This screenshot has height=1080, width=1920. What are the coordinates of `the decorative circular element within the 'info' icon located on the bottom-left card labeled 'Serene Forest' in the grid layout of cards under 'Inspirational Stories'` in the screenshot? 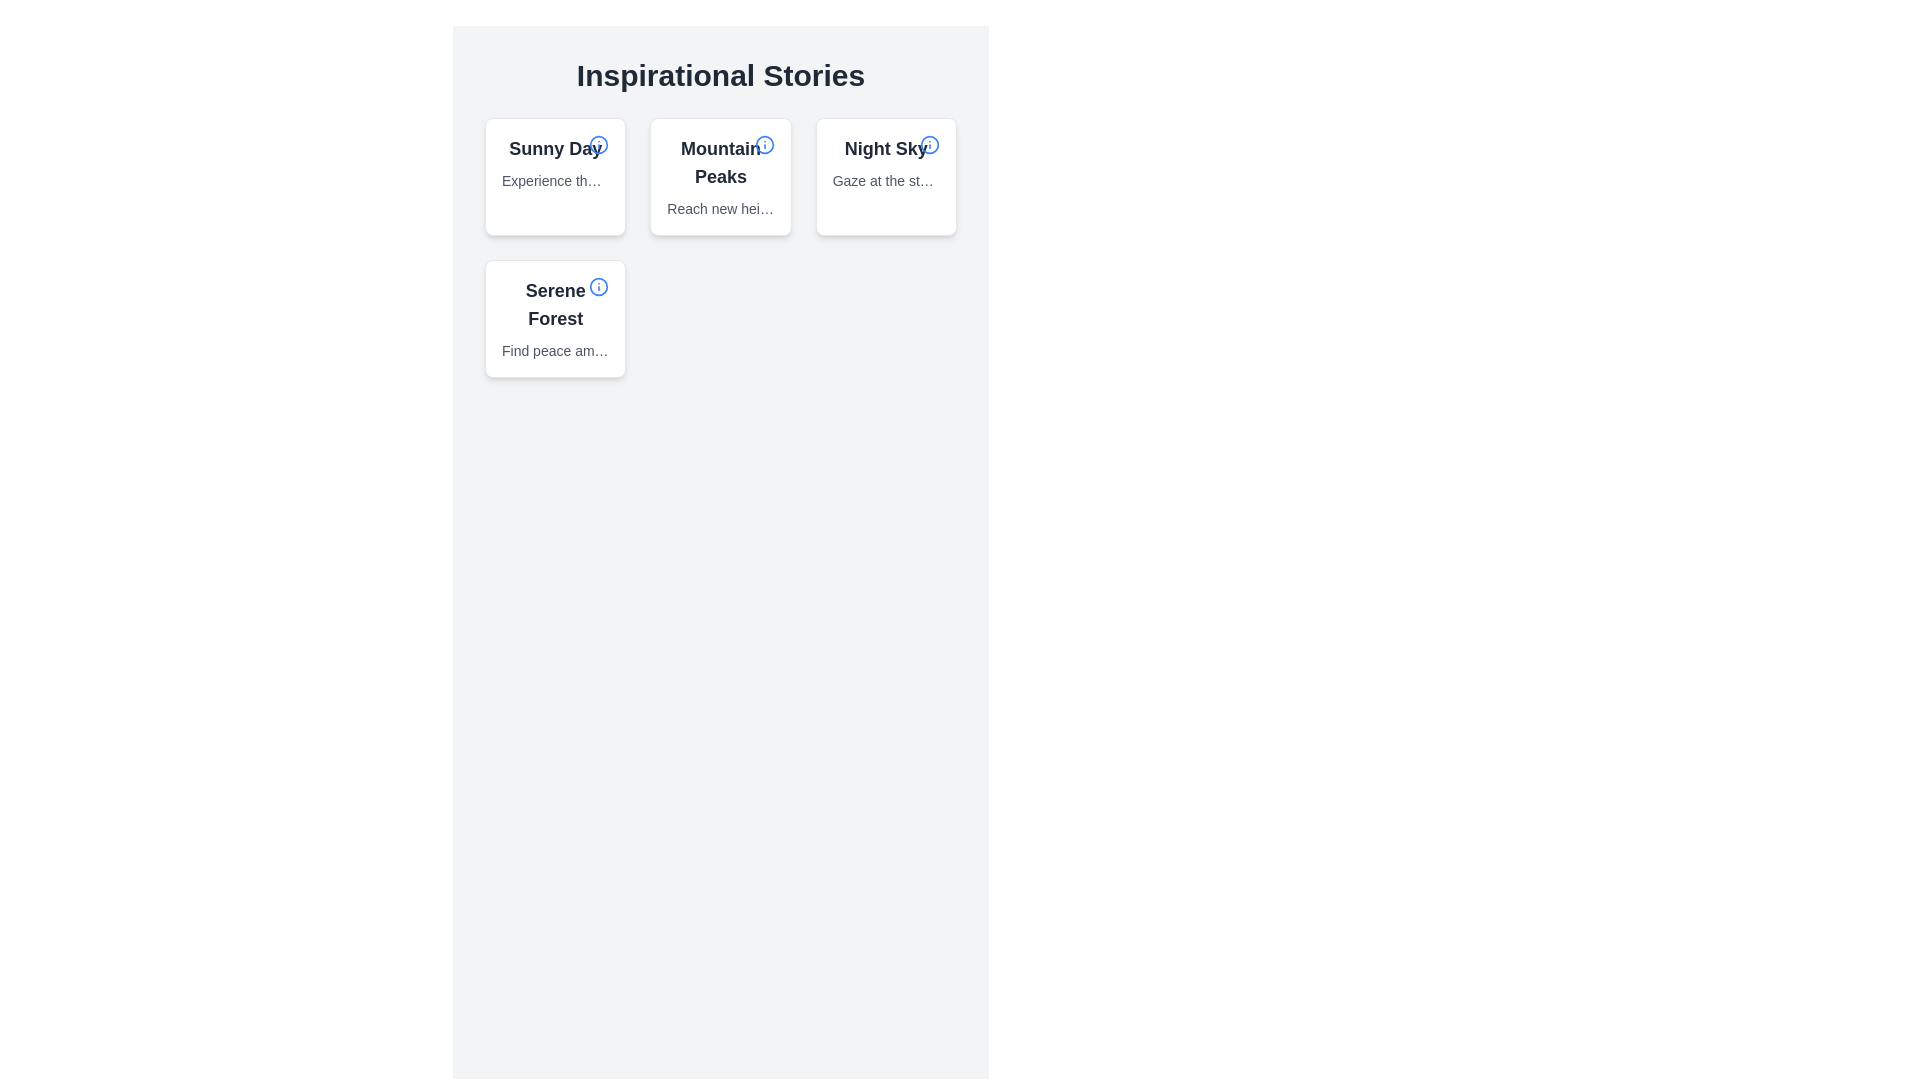 It's located at (598, 286).